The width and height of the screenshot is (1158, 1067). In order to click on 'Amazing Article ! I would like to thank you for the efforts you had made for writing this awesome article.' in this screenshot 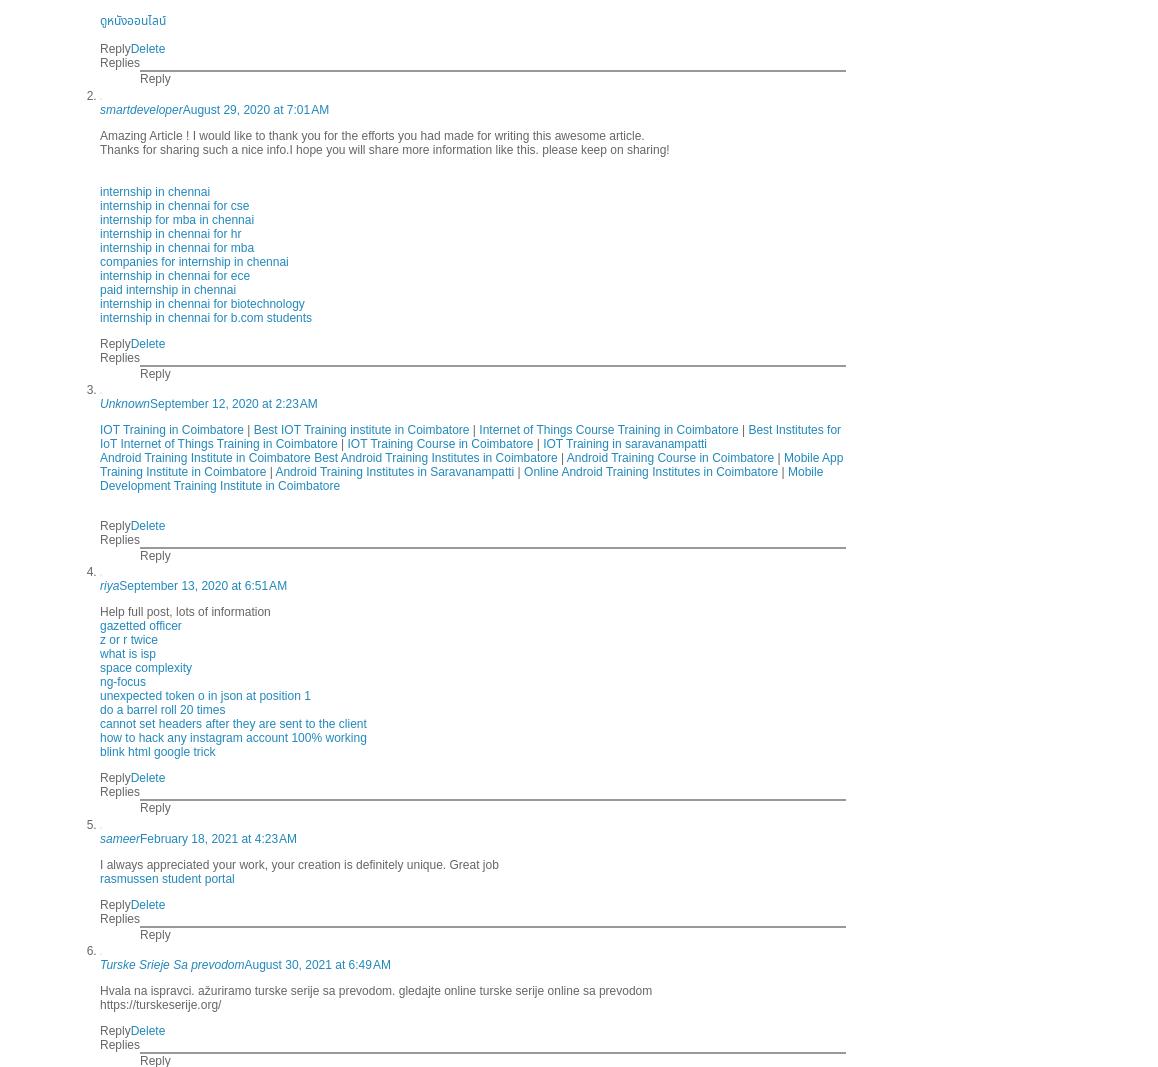, I will do `click(370, 133)`.